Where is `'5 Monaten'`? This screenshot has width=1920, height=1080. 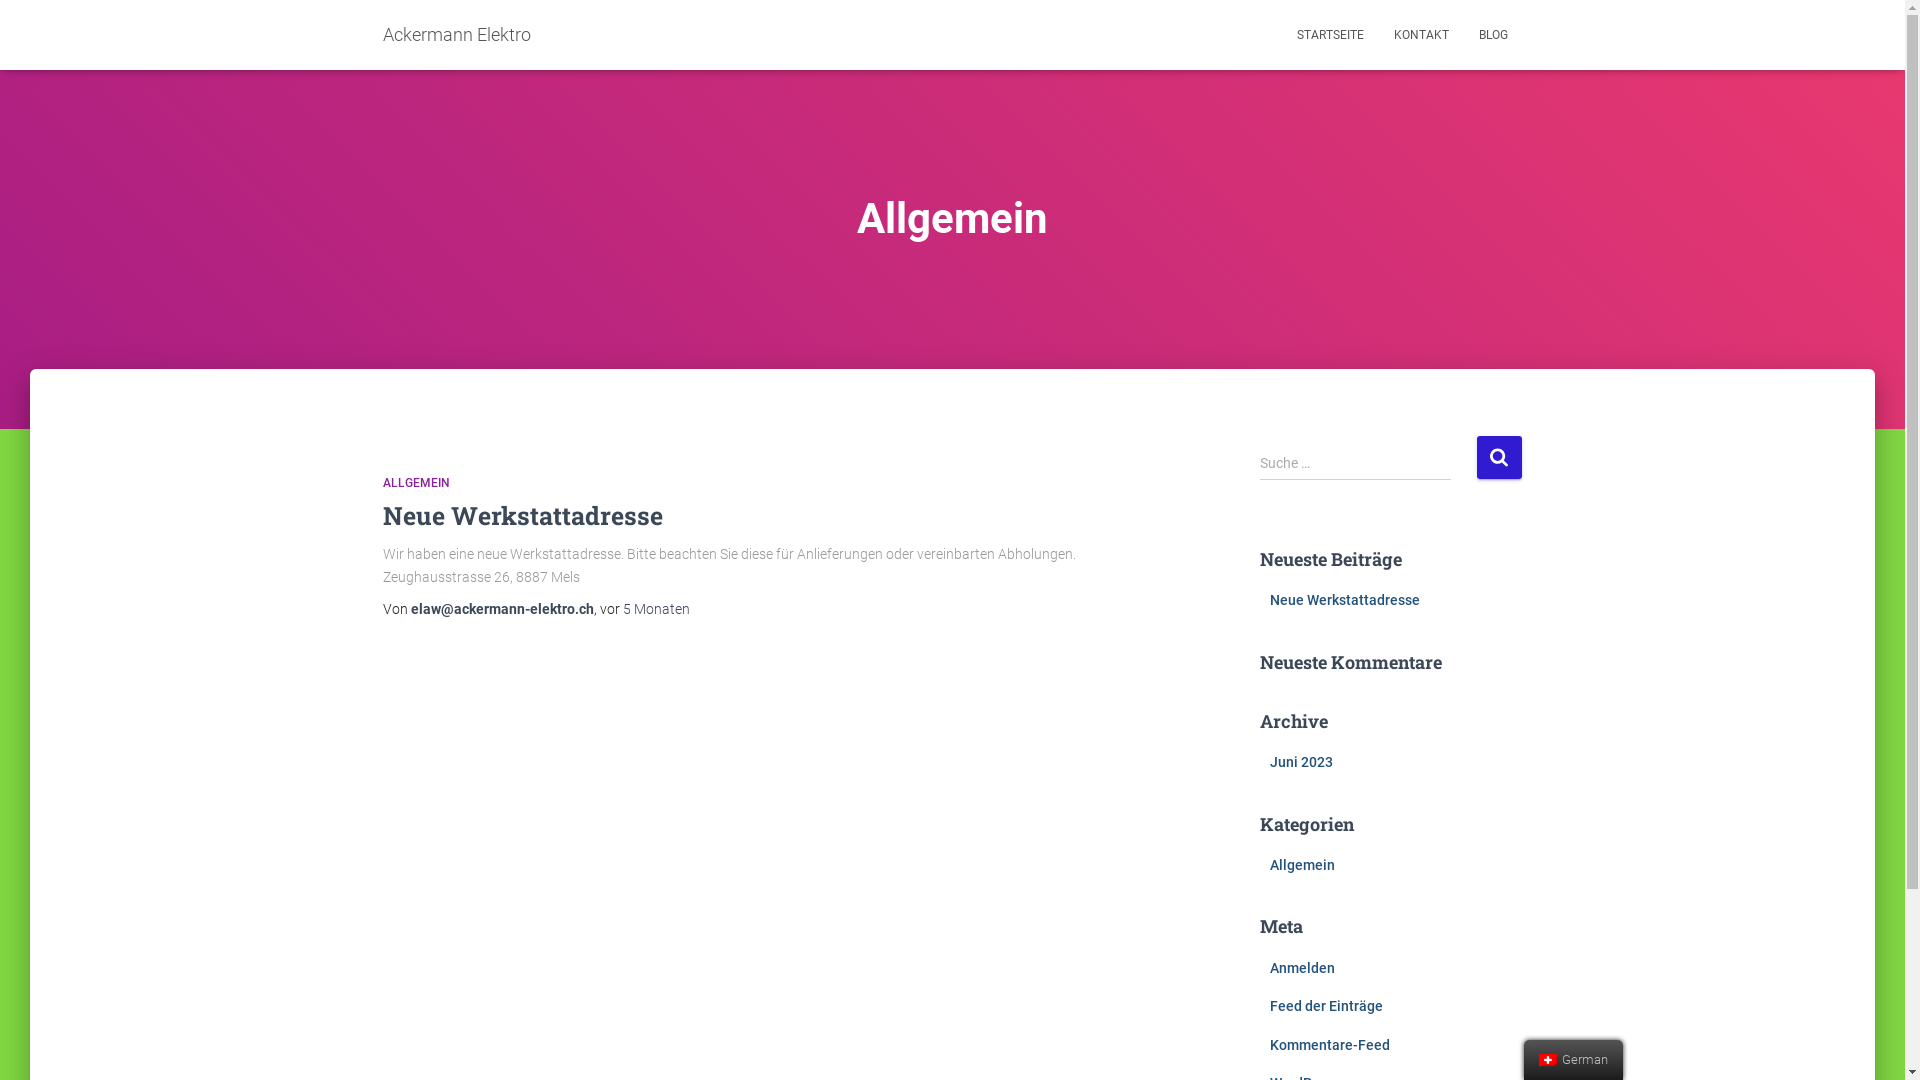 '5 Monaten' is located at coordinates (621, 608).